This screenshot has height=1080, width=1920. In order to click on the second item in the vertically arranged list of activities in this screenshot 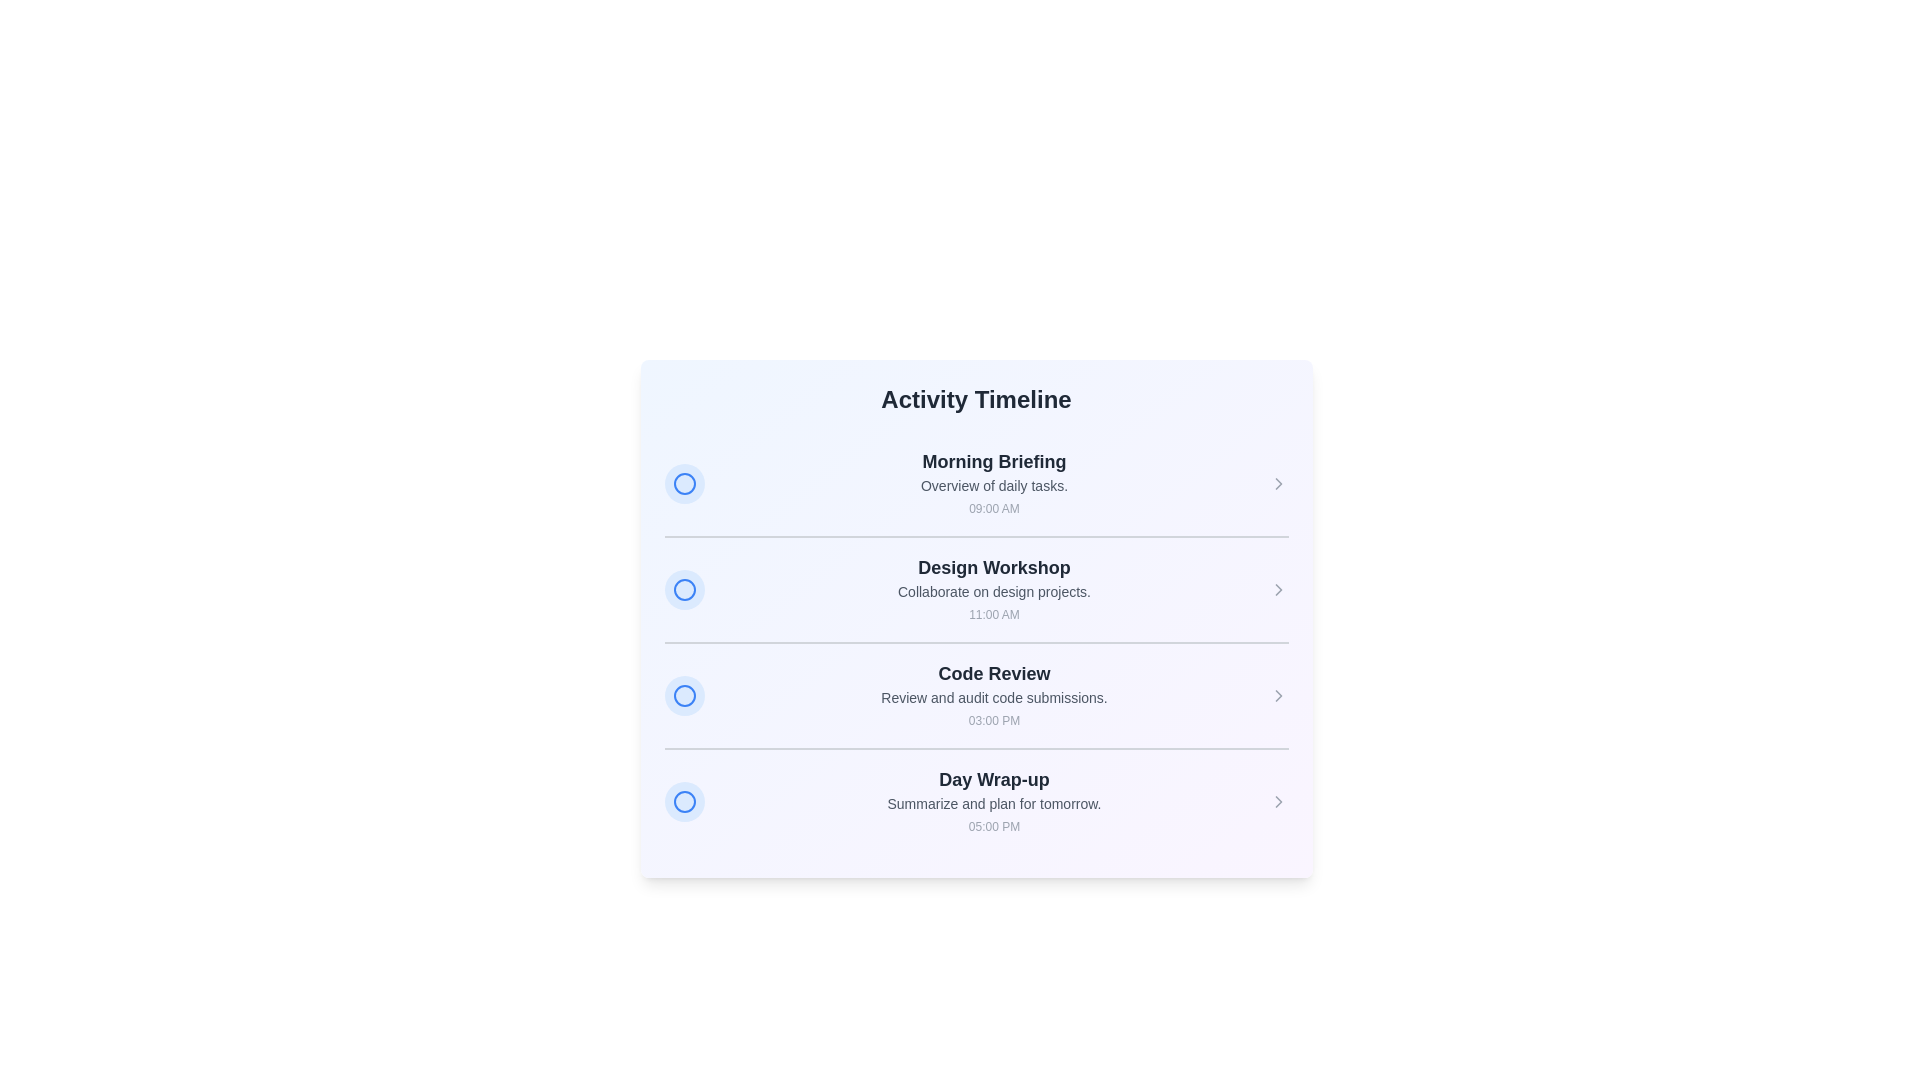, I will do `click(976, 588)`.